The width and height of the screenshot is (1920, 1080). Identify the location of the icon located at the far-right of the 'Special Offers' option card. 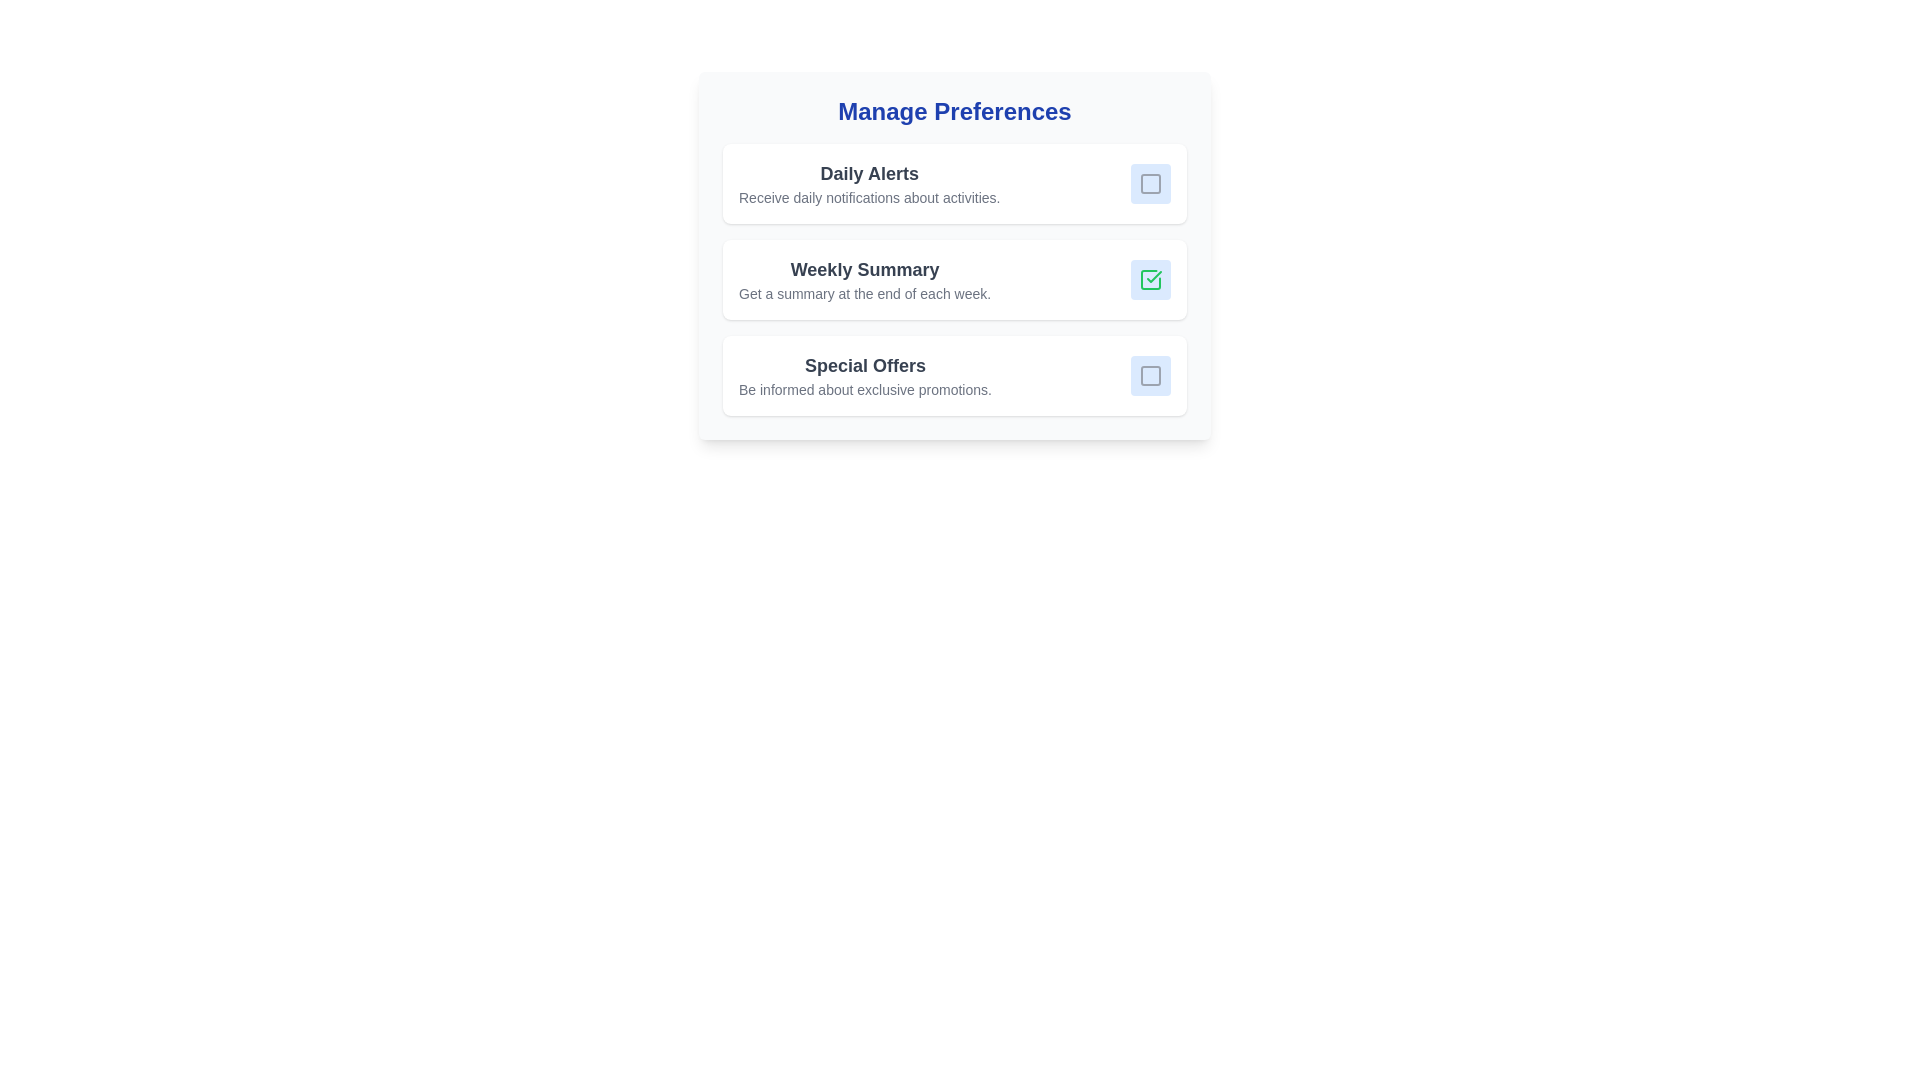
(1151, 375).